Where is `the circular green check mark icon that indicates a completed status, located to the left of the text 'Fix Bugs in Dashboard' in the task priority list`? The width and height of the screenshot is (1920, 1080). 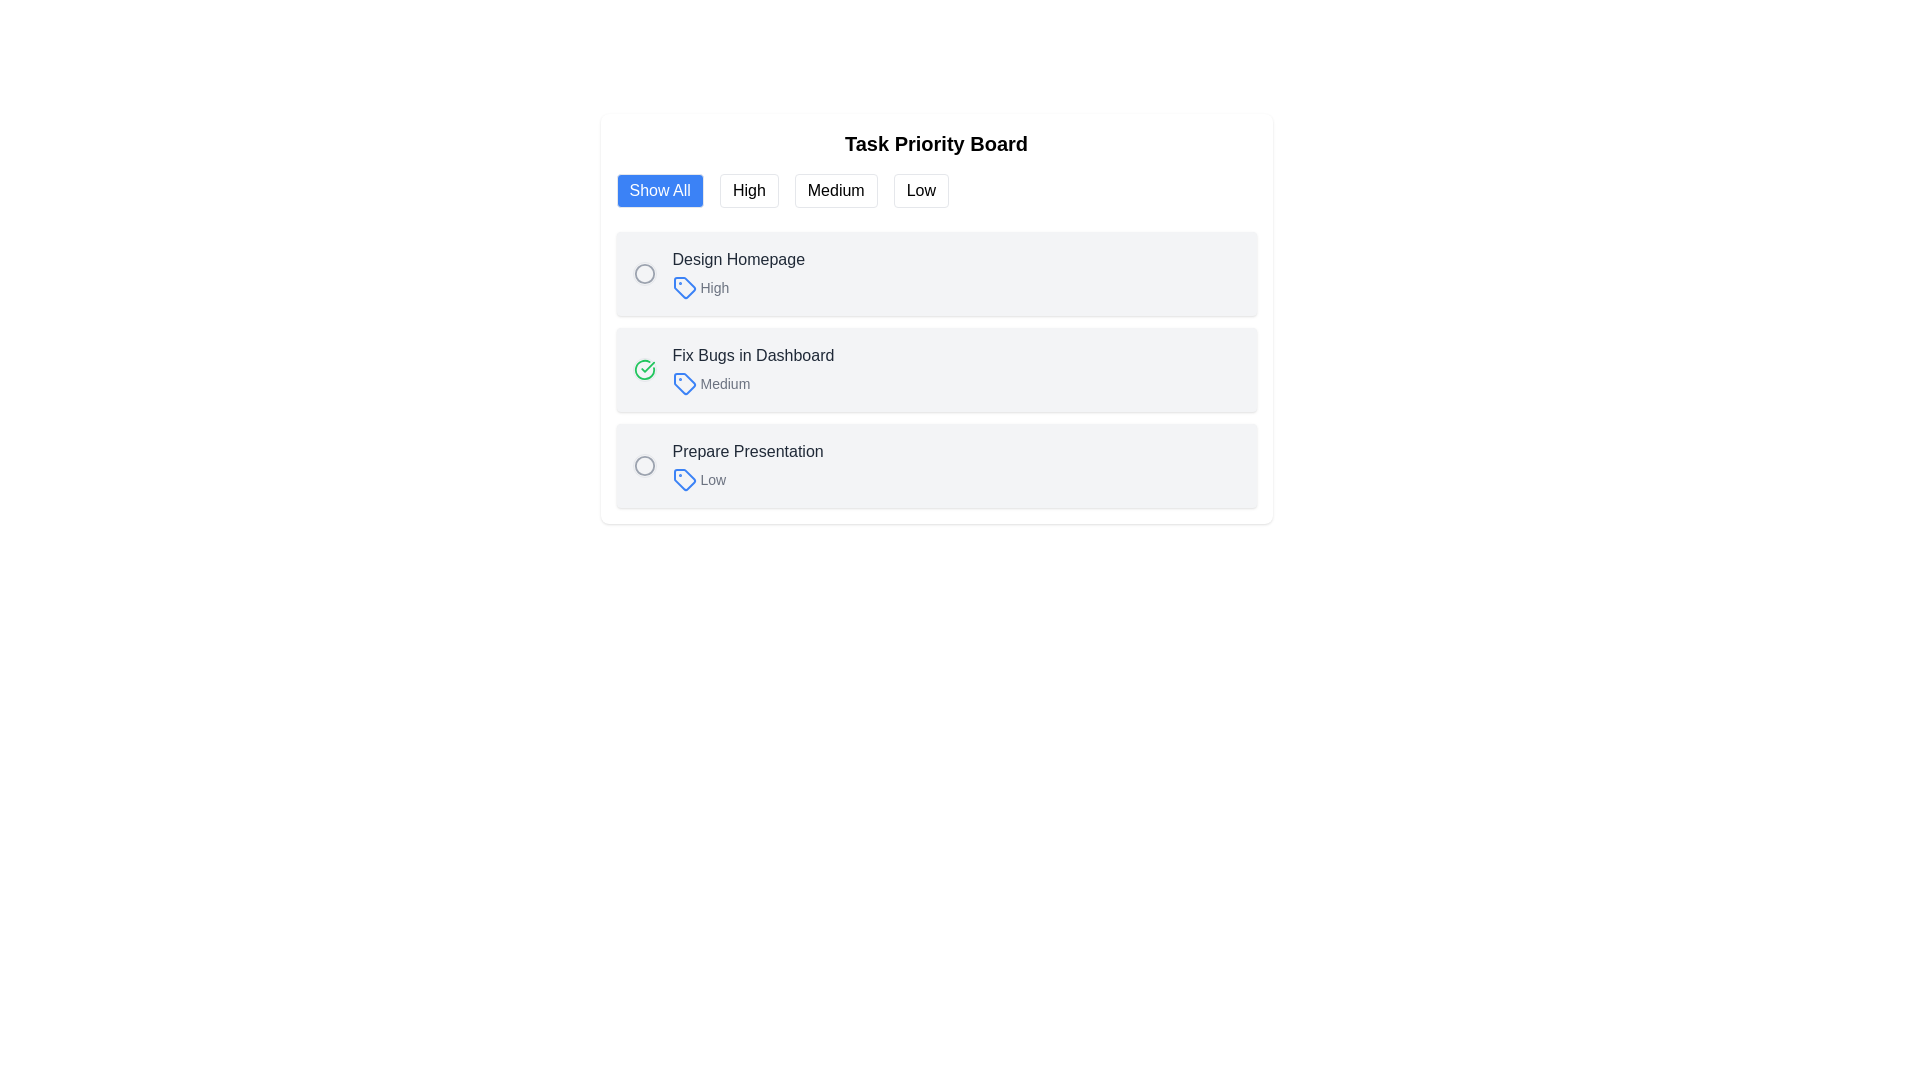
the circular green check mark icon that indicates a completed status, located to the left of the text 'Fix Bugs in Dashboard' in the task priority list is located at coordinates (644, 370).